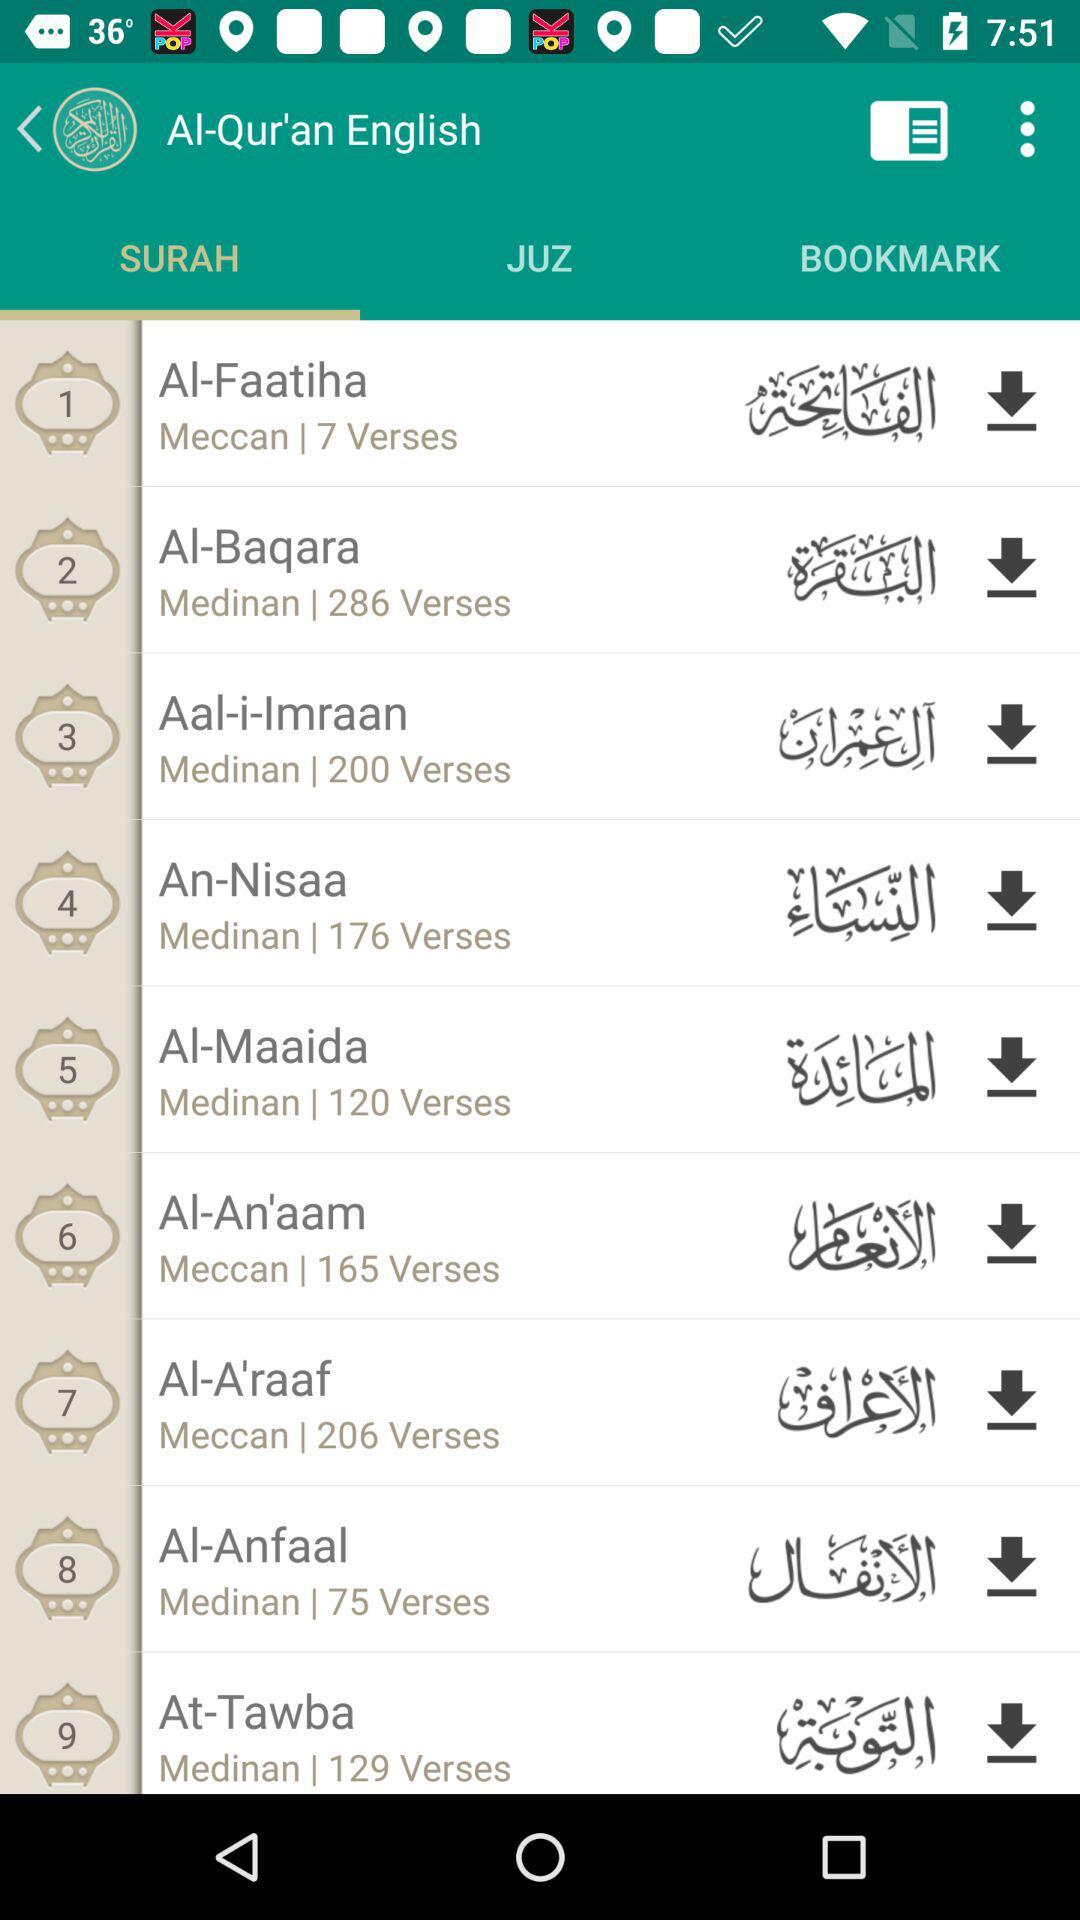 This screenshot has height=1920, width=1080. I want to click on dowloting, so click(1011, 1567).